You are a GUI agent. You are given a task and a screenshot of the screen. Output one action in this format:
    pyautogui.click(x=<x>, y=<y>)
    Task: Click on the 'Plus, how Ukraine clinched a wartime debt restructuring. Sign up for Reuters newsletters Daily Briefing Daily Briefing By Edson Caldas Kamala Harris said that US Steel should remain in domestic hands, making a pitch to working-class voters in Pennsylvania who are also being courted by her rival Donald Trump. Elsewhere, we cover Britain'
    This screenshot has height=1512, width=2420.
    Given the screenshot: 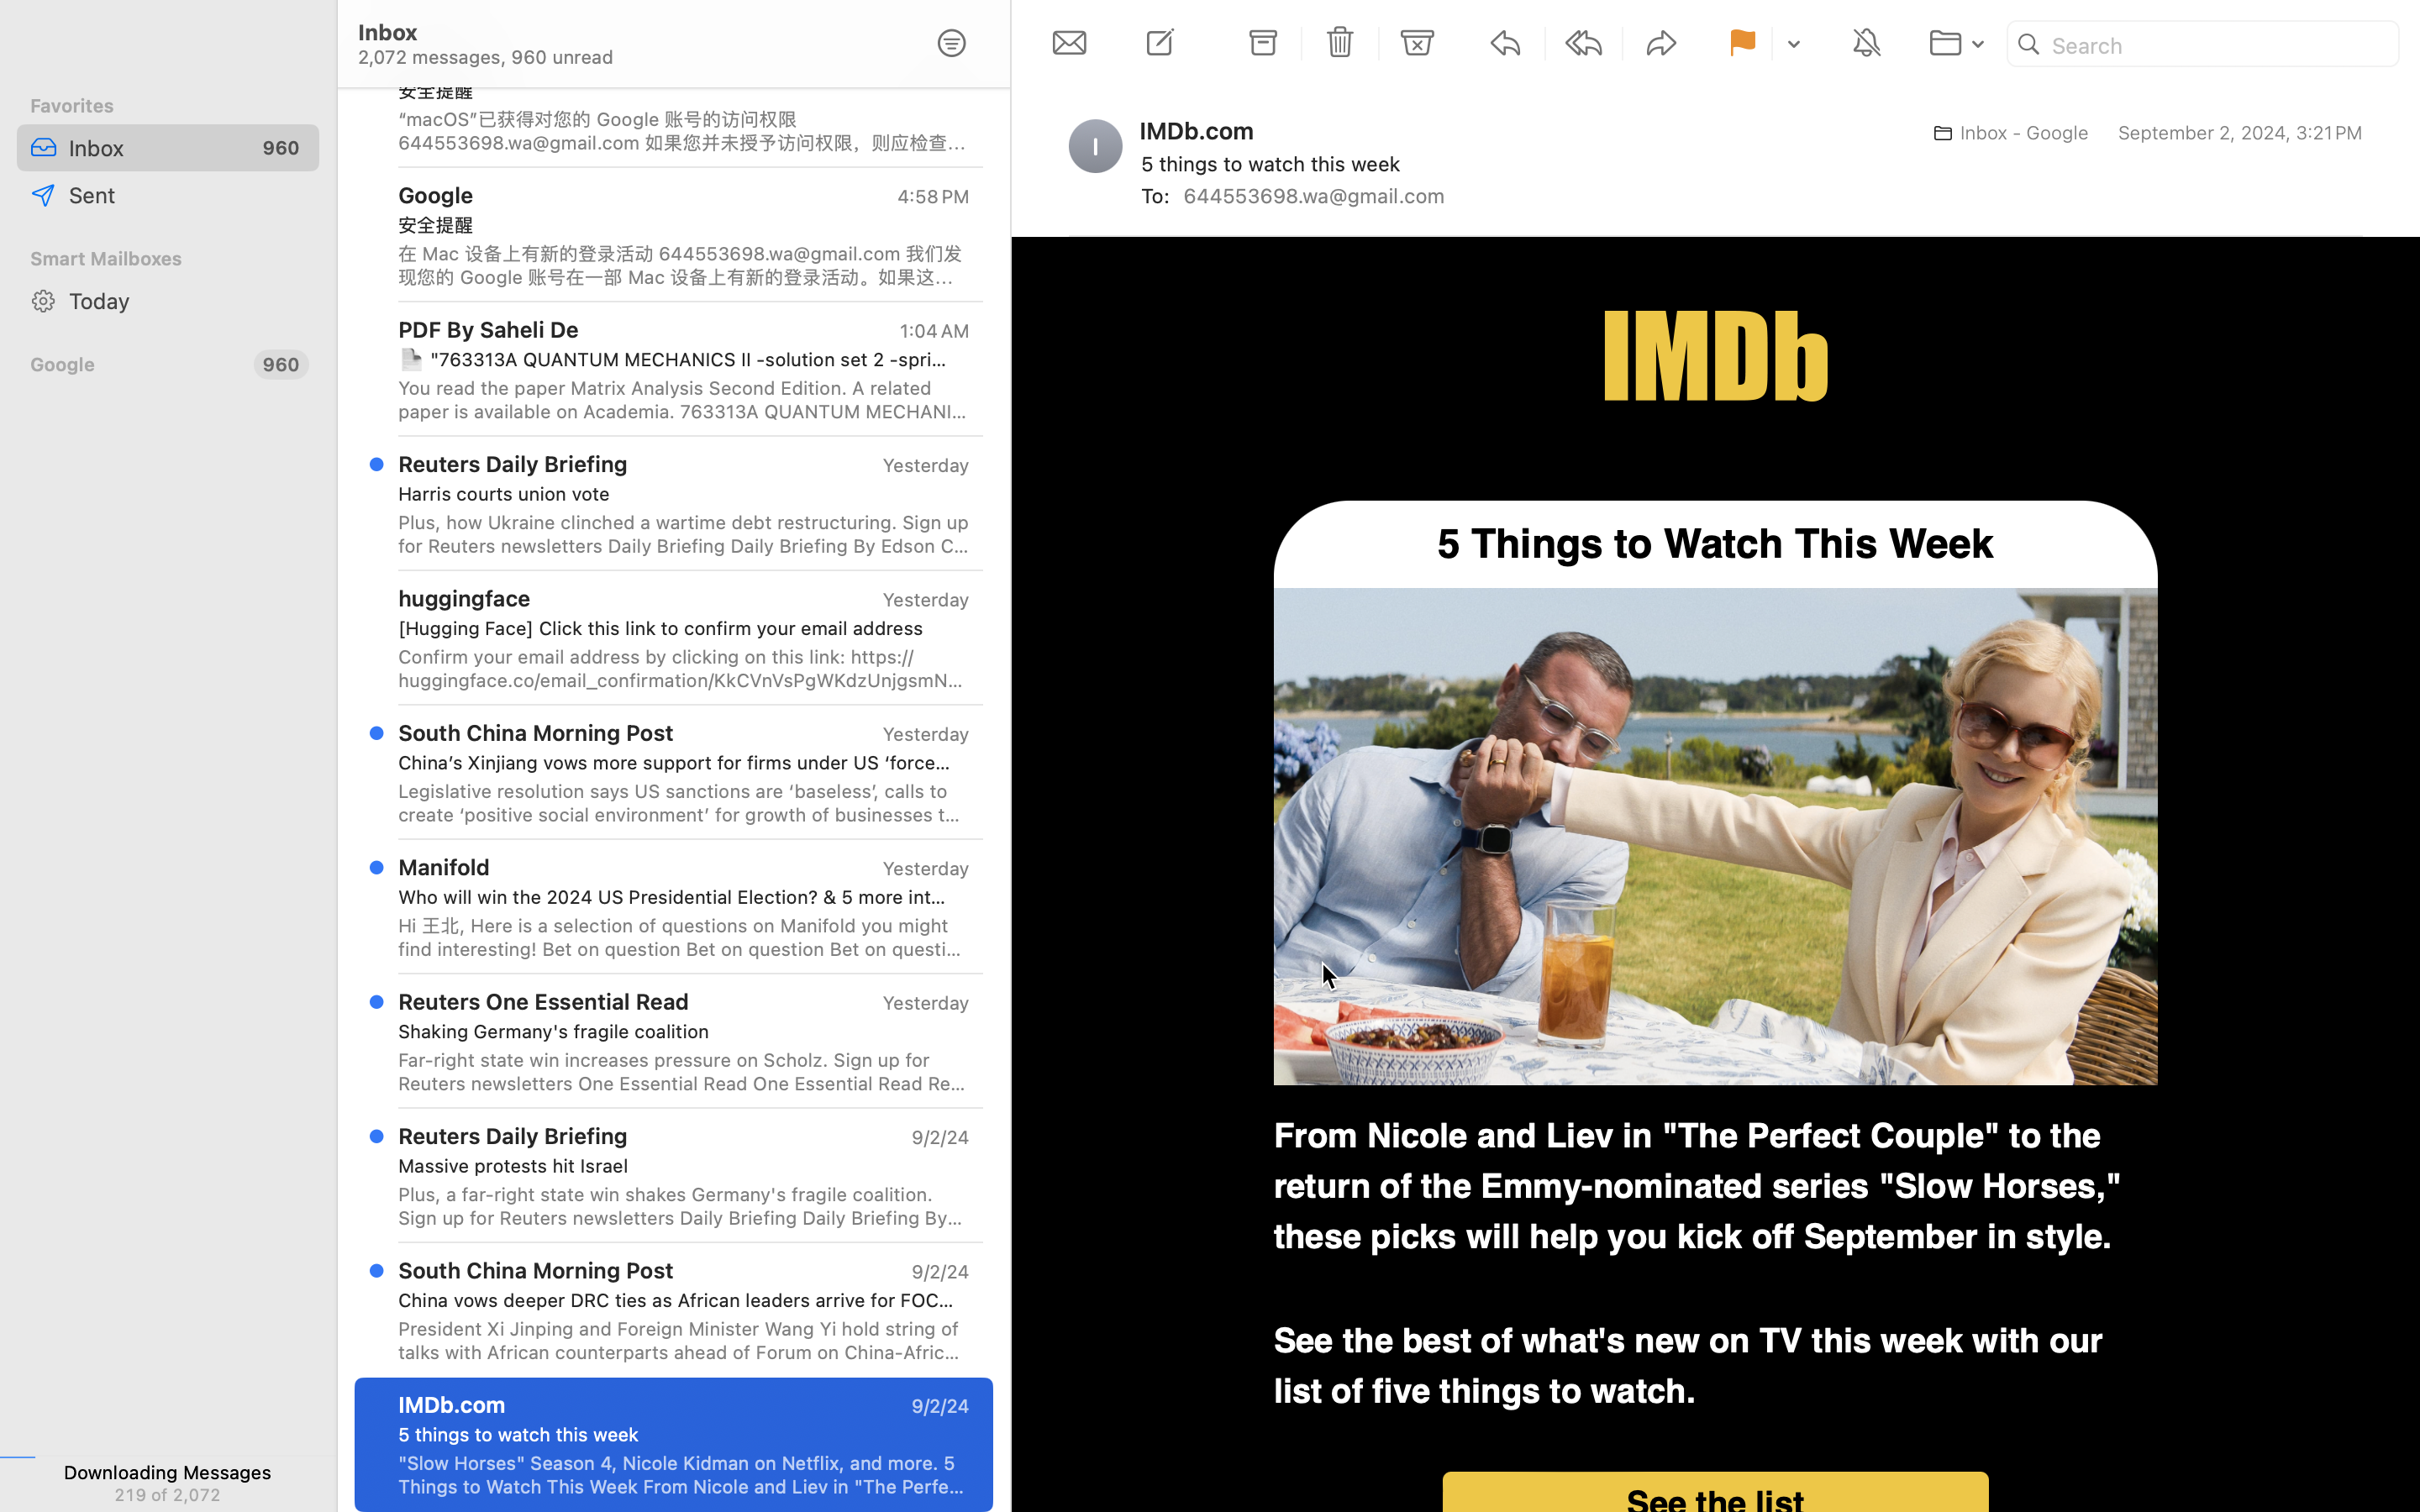 What is the action you would take?
    pyautogui.click(x=682, y=532)
    